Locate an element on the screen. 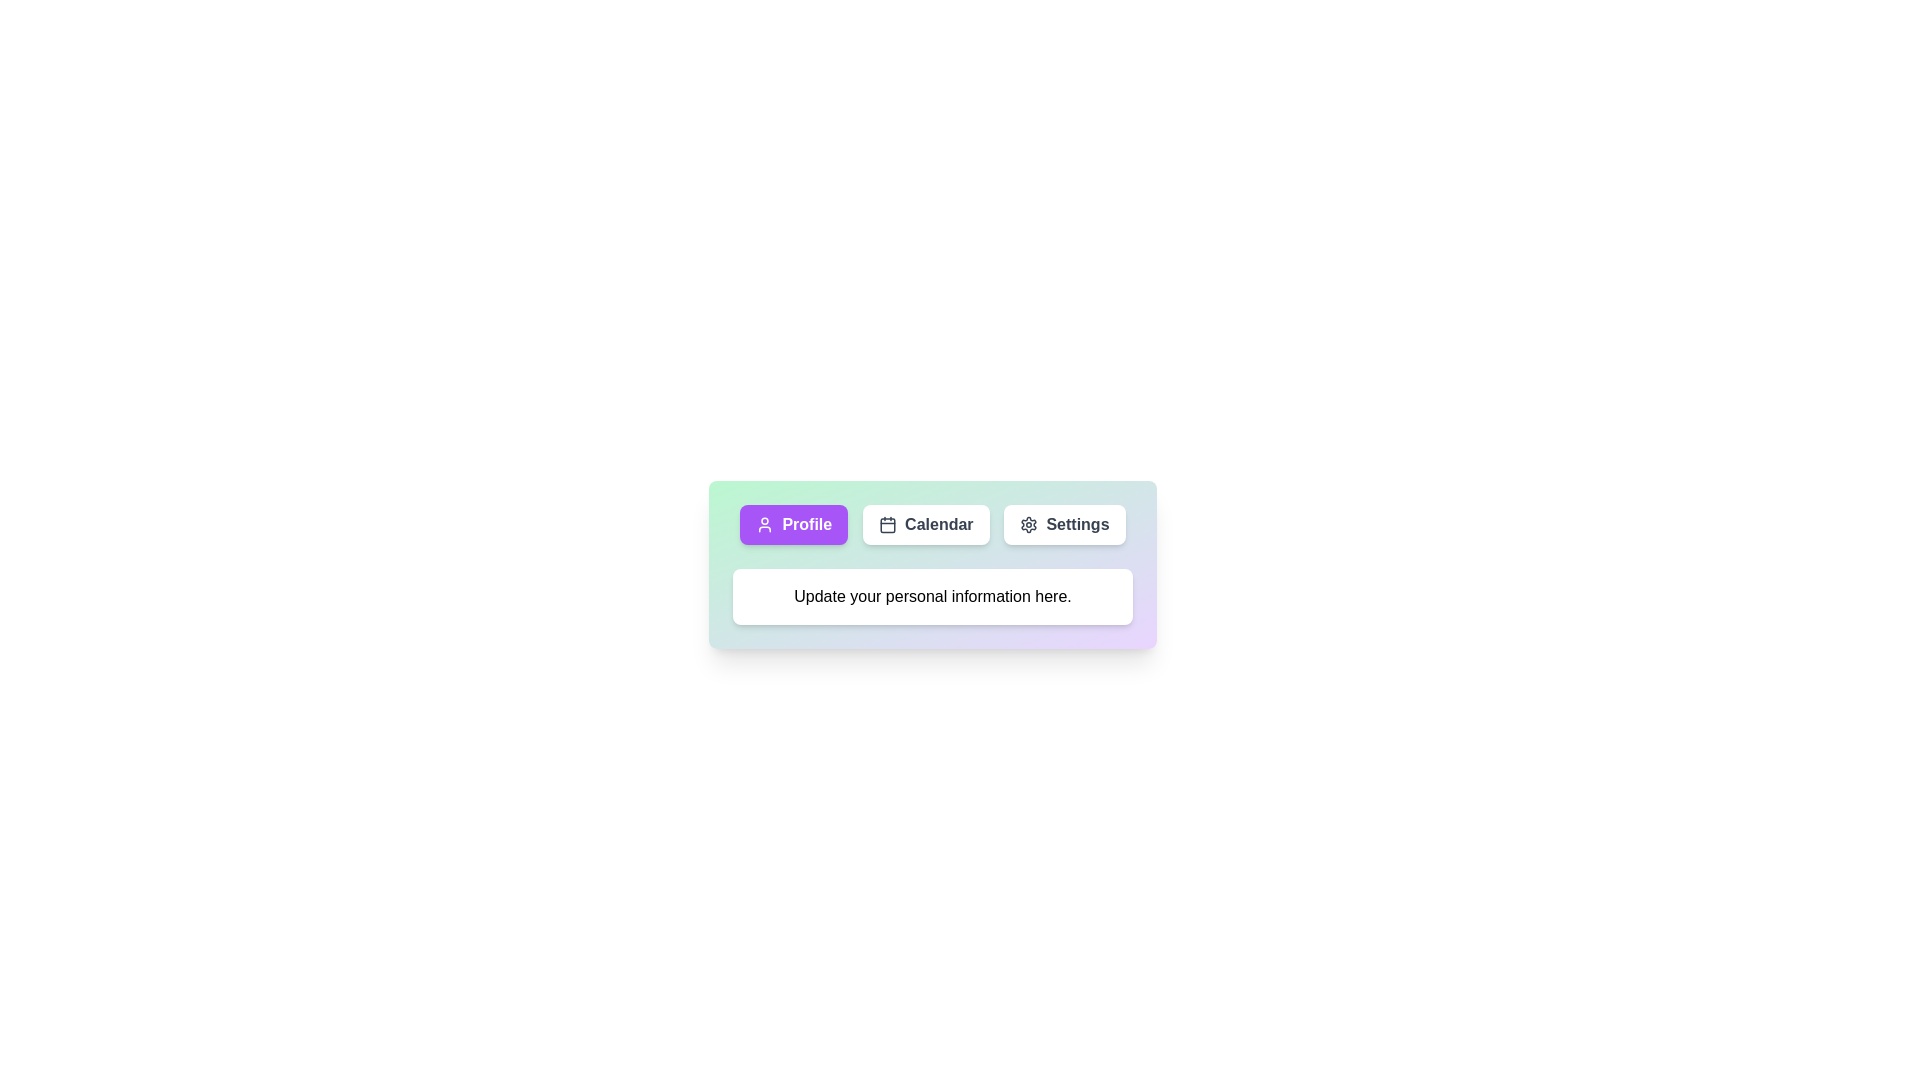  the middle navigational button that leads to the calendar page, located between the purple 'Profile' button and the white 'Settings' button is located at coordinates (925, 523).